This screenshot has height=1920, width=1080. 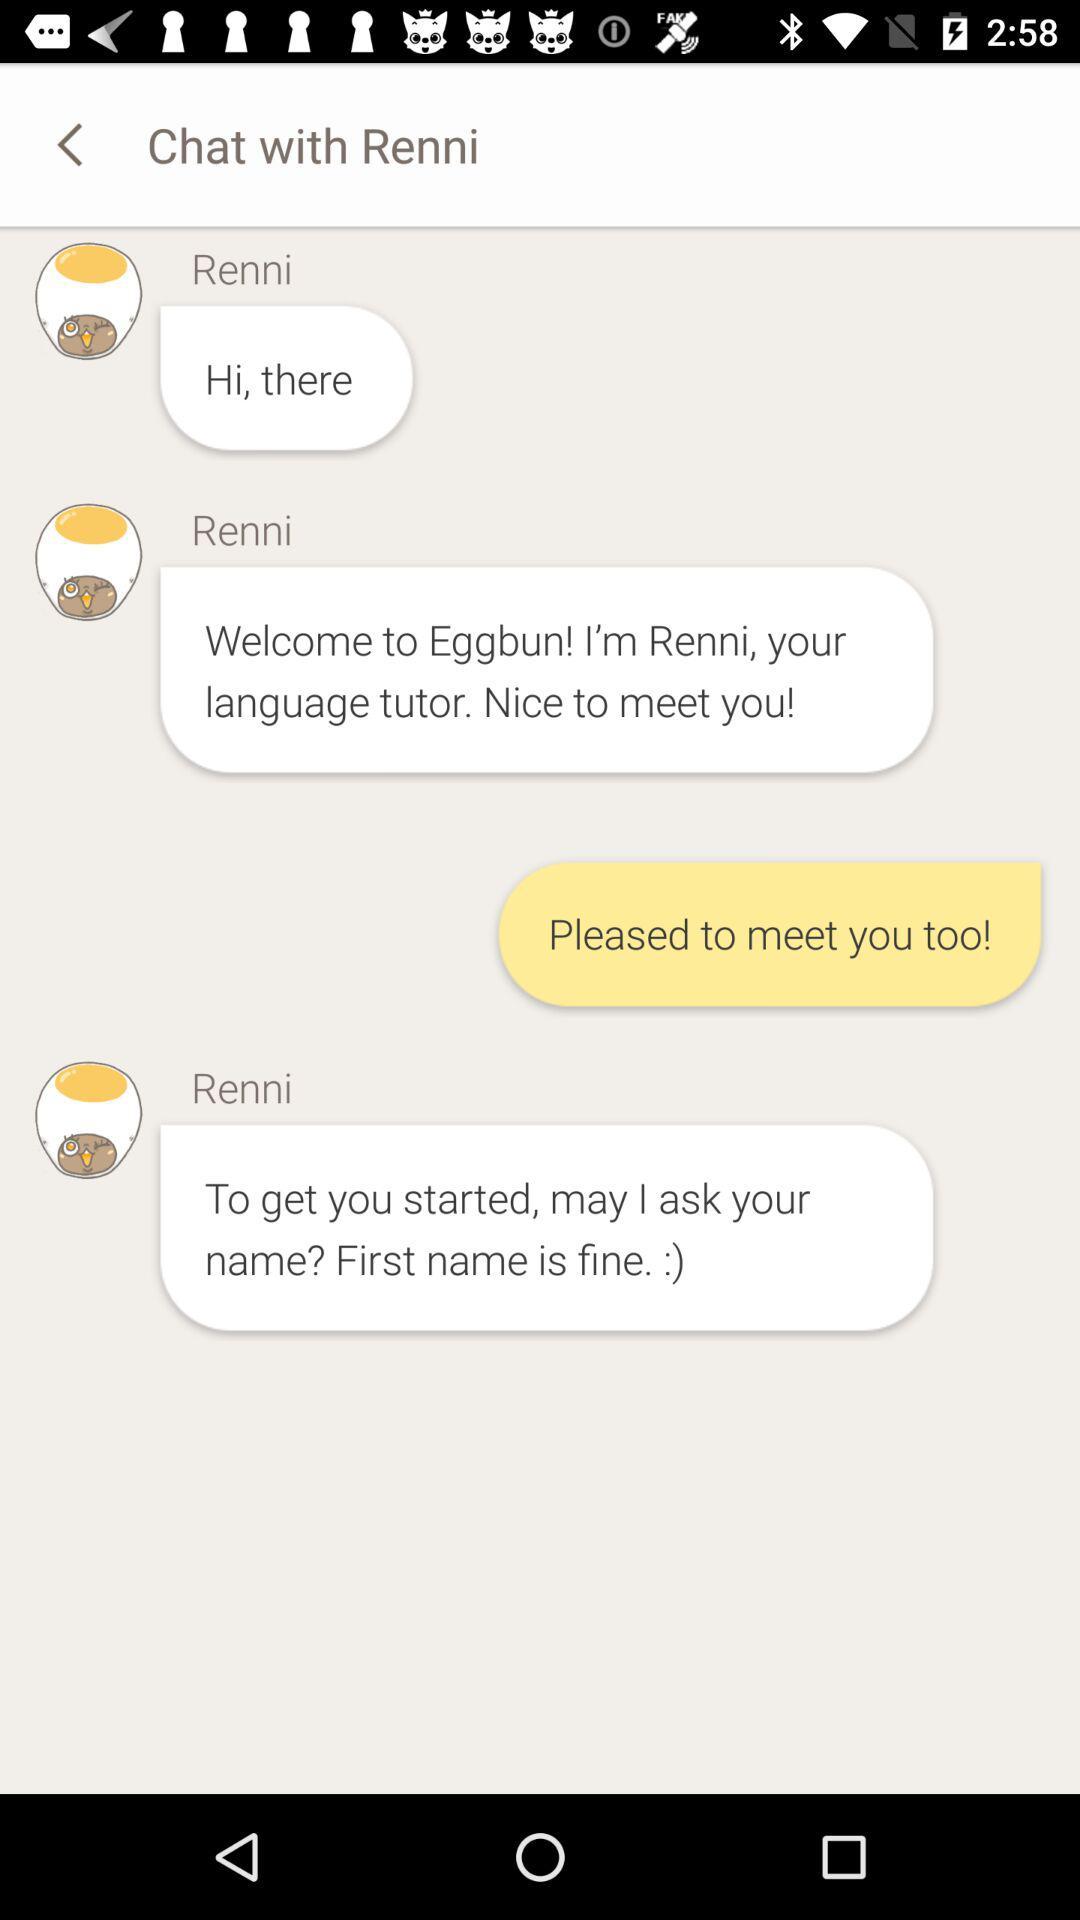 I want to click on the arrow_backward icon, so click(x=72, y=143).